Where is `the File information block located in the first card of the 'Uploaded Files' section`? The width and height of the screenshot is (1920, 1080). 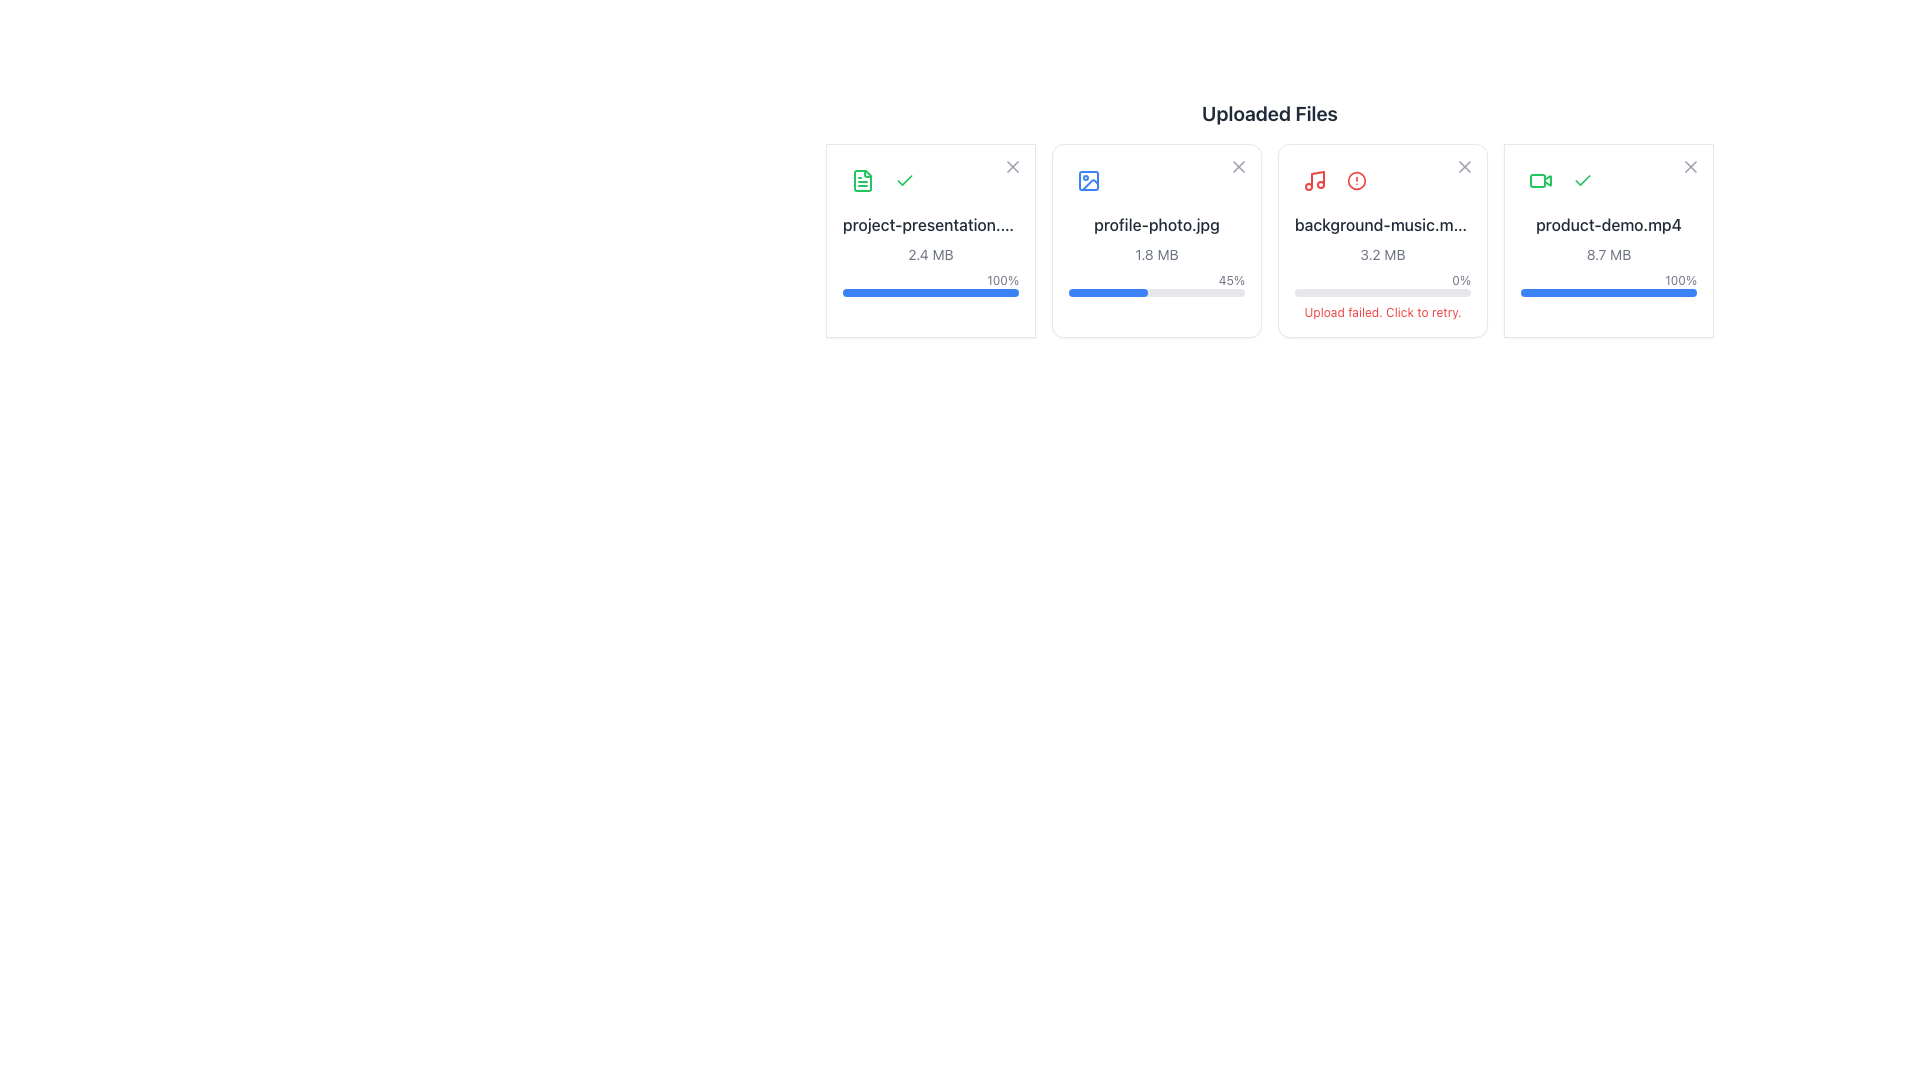 the File information block located in the first card of the 'Uploaded Files' section is located at coordinates (930, 253).